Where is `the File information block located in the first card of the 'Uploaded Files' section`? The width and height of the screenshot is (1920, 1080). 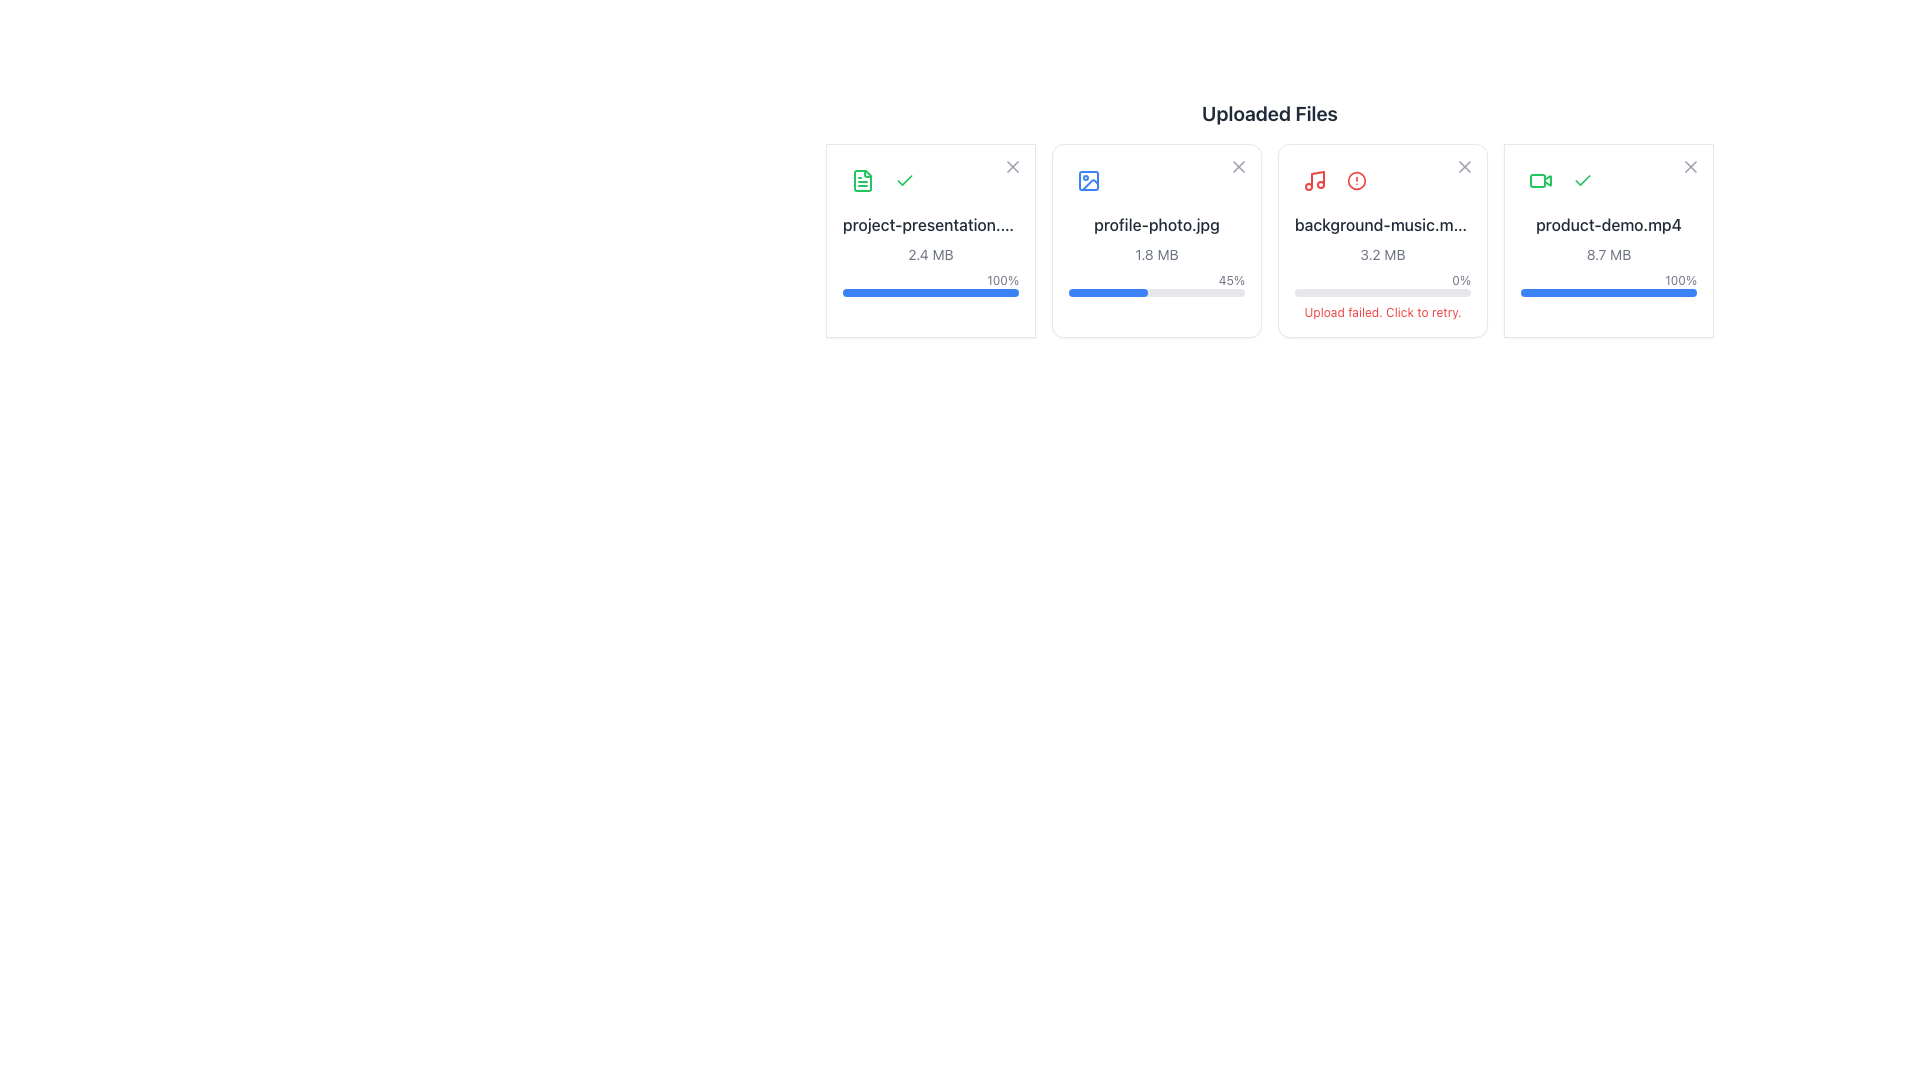 the File information block located in the first card of the 'Uploaded Files' section is located at coordinates (930, 253).